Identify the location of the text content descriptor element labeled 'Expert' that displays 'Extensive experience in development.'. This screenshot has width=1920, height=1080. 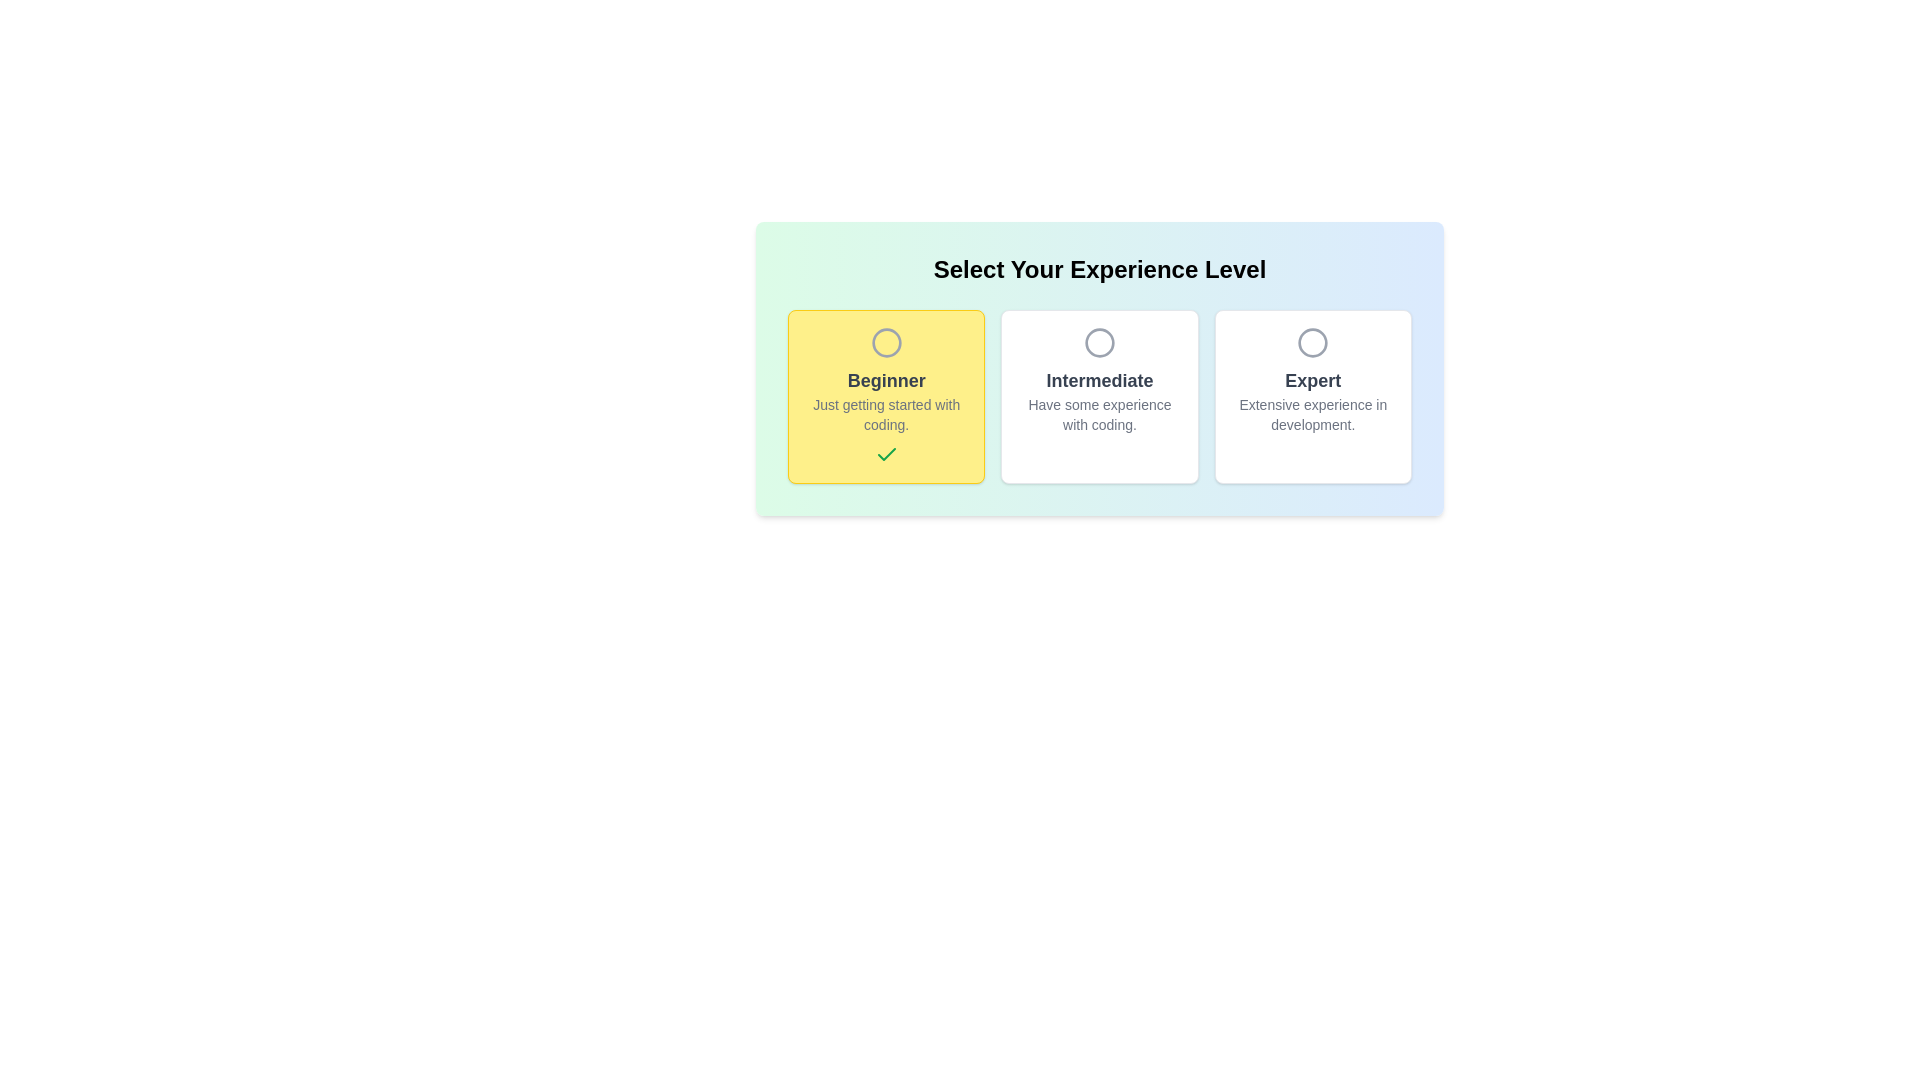
(1313, 401).